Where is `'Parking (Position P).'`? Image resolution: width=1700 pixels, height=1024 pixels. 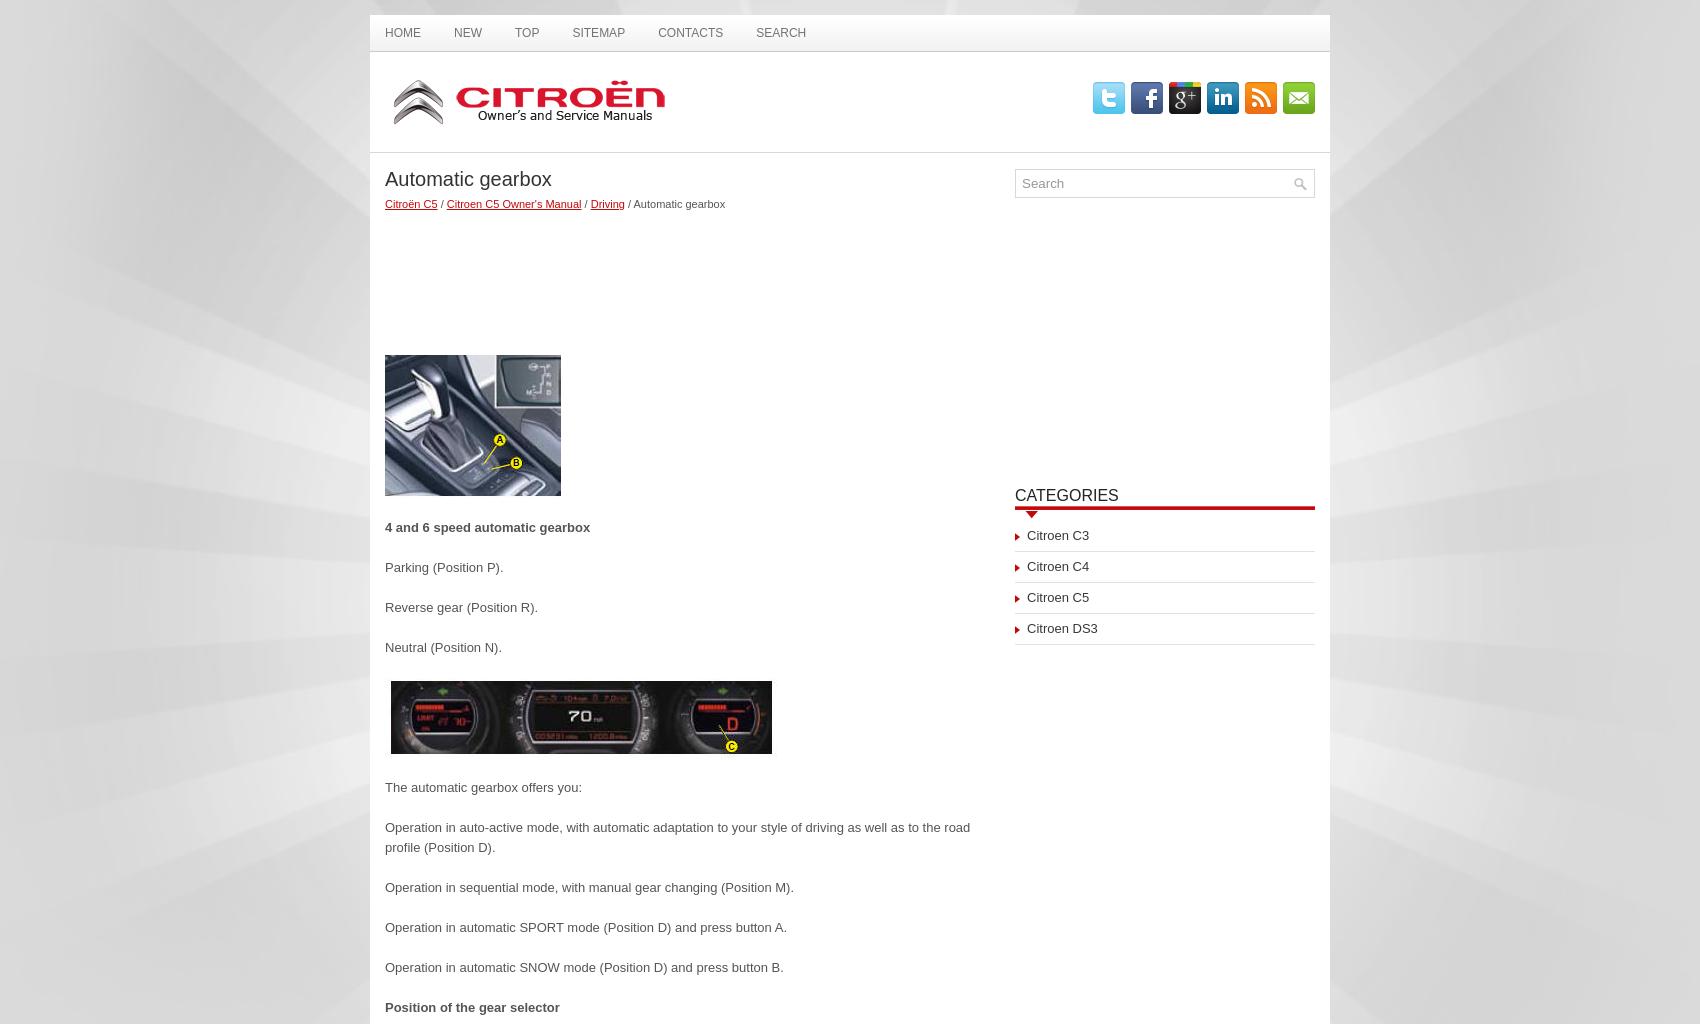
'Parking (Position P).' is located at coordinates (444, 566).